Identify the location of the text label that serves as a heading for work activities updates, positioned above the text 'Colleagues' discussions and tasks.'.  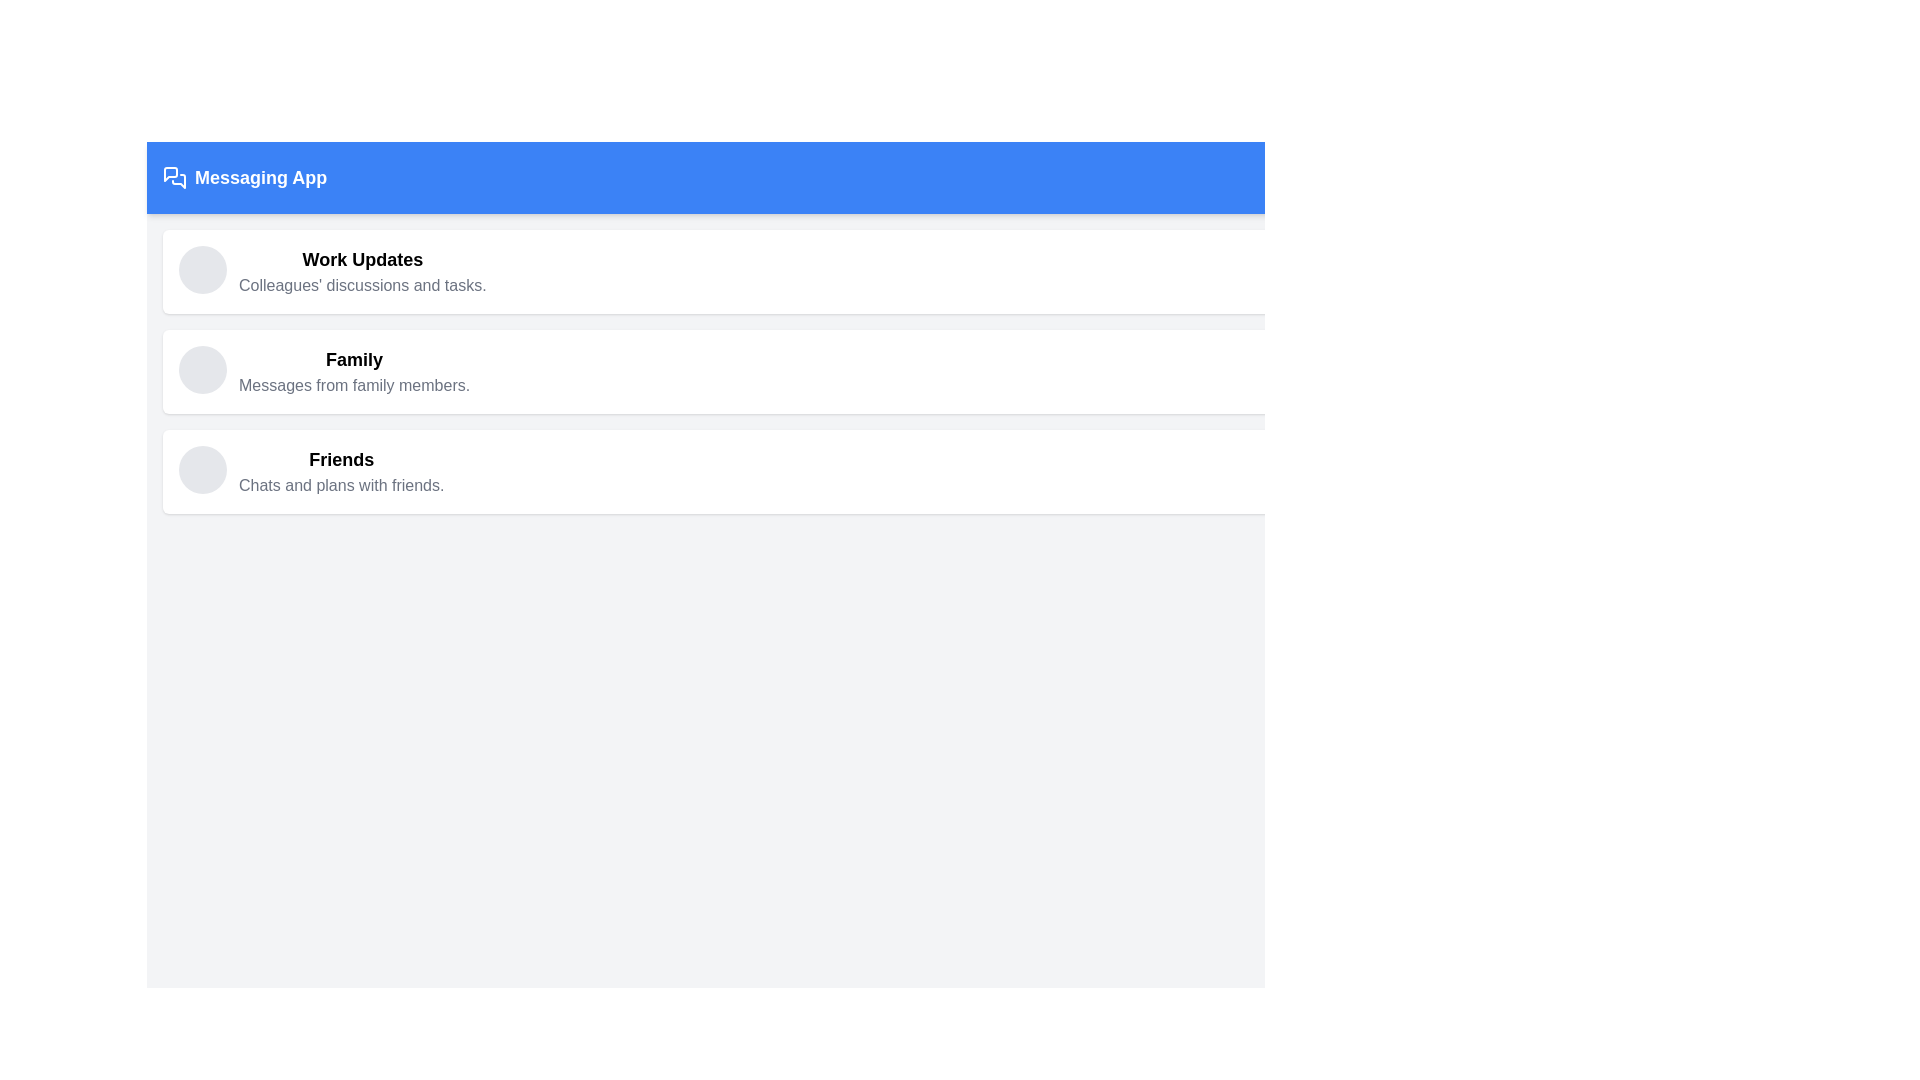
(362, 258).